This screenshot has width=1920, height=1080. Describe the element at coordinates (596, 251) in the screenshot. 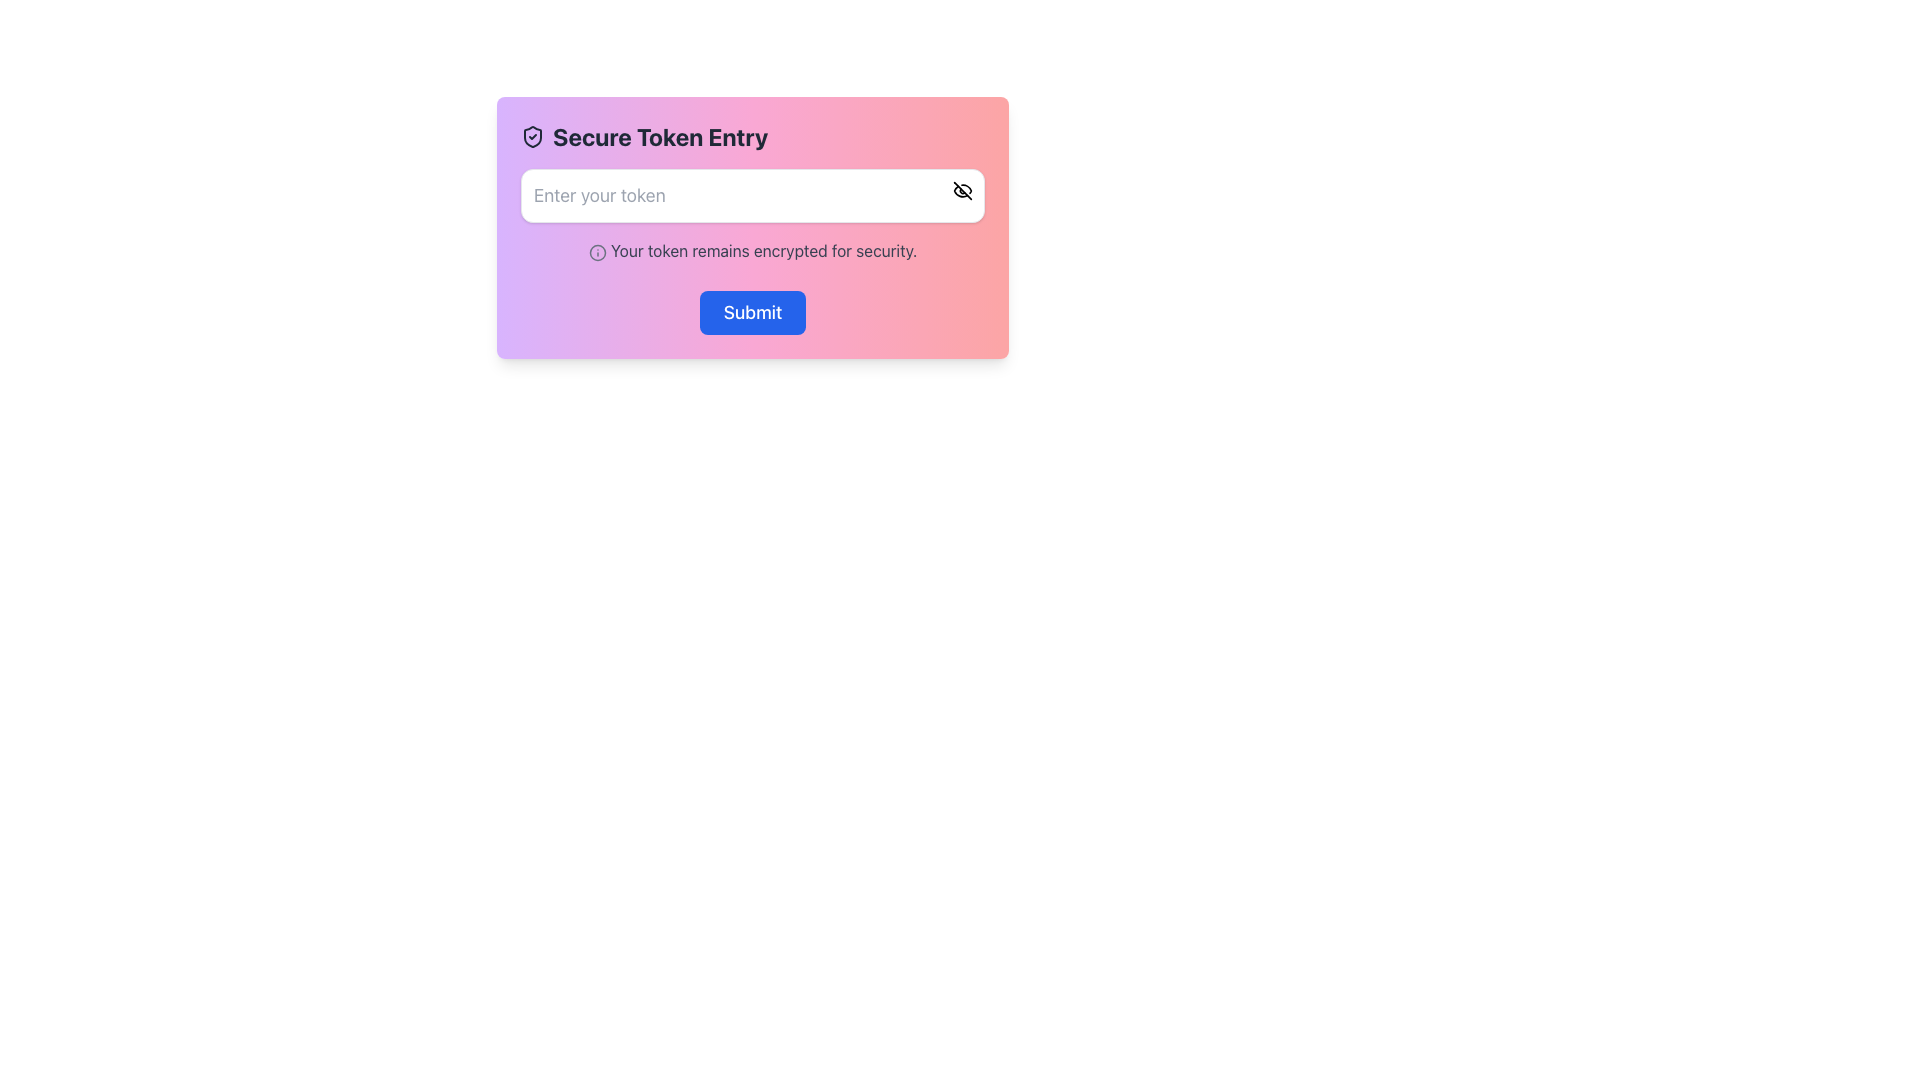

I see `the circular outline icon with a light gray stroke color located to the left of the 'Secure Token Entry' text` at that location.